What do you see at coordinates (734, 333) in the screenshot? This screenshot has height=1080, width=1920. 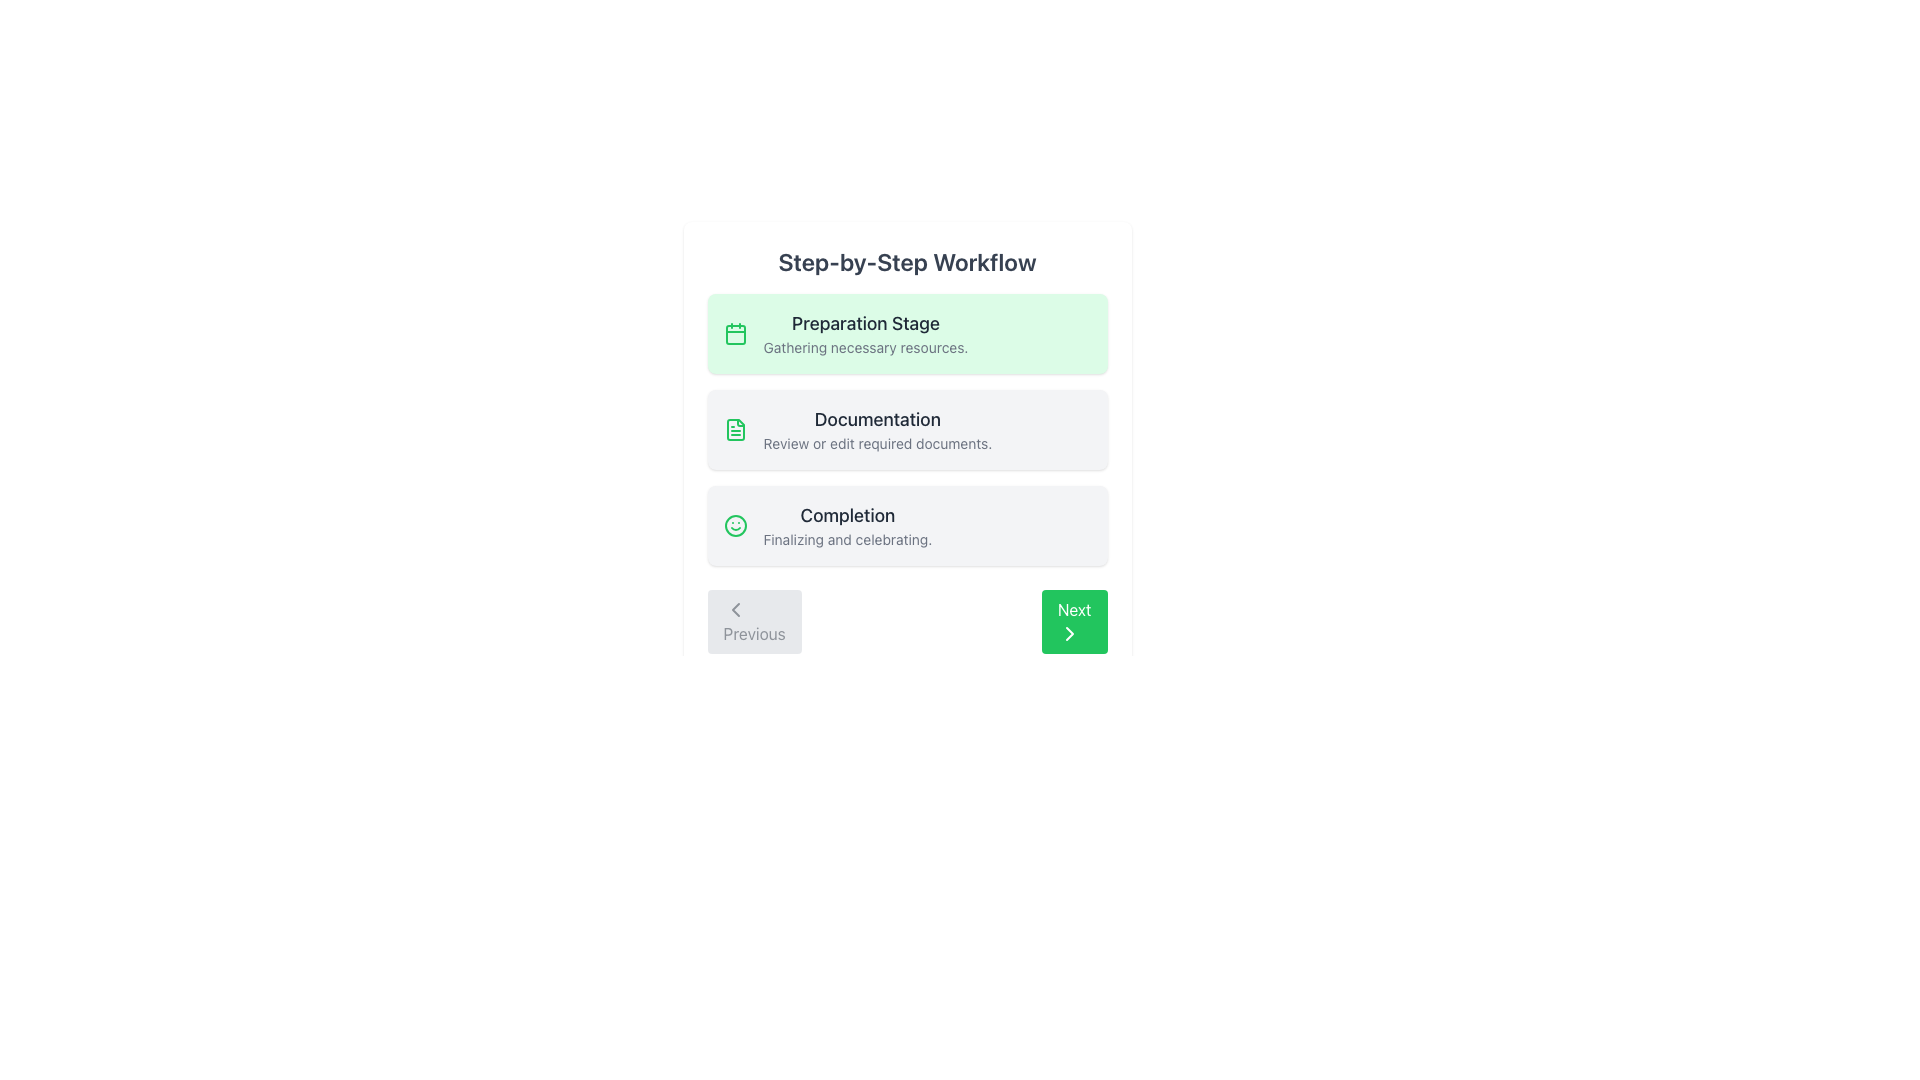 I see `the vibrant green calendar icon located in the highlighted green box labeled 'Preparation Stage'` at bounding box center [734, 333].